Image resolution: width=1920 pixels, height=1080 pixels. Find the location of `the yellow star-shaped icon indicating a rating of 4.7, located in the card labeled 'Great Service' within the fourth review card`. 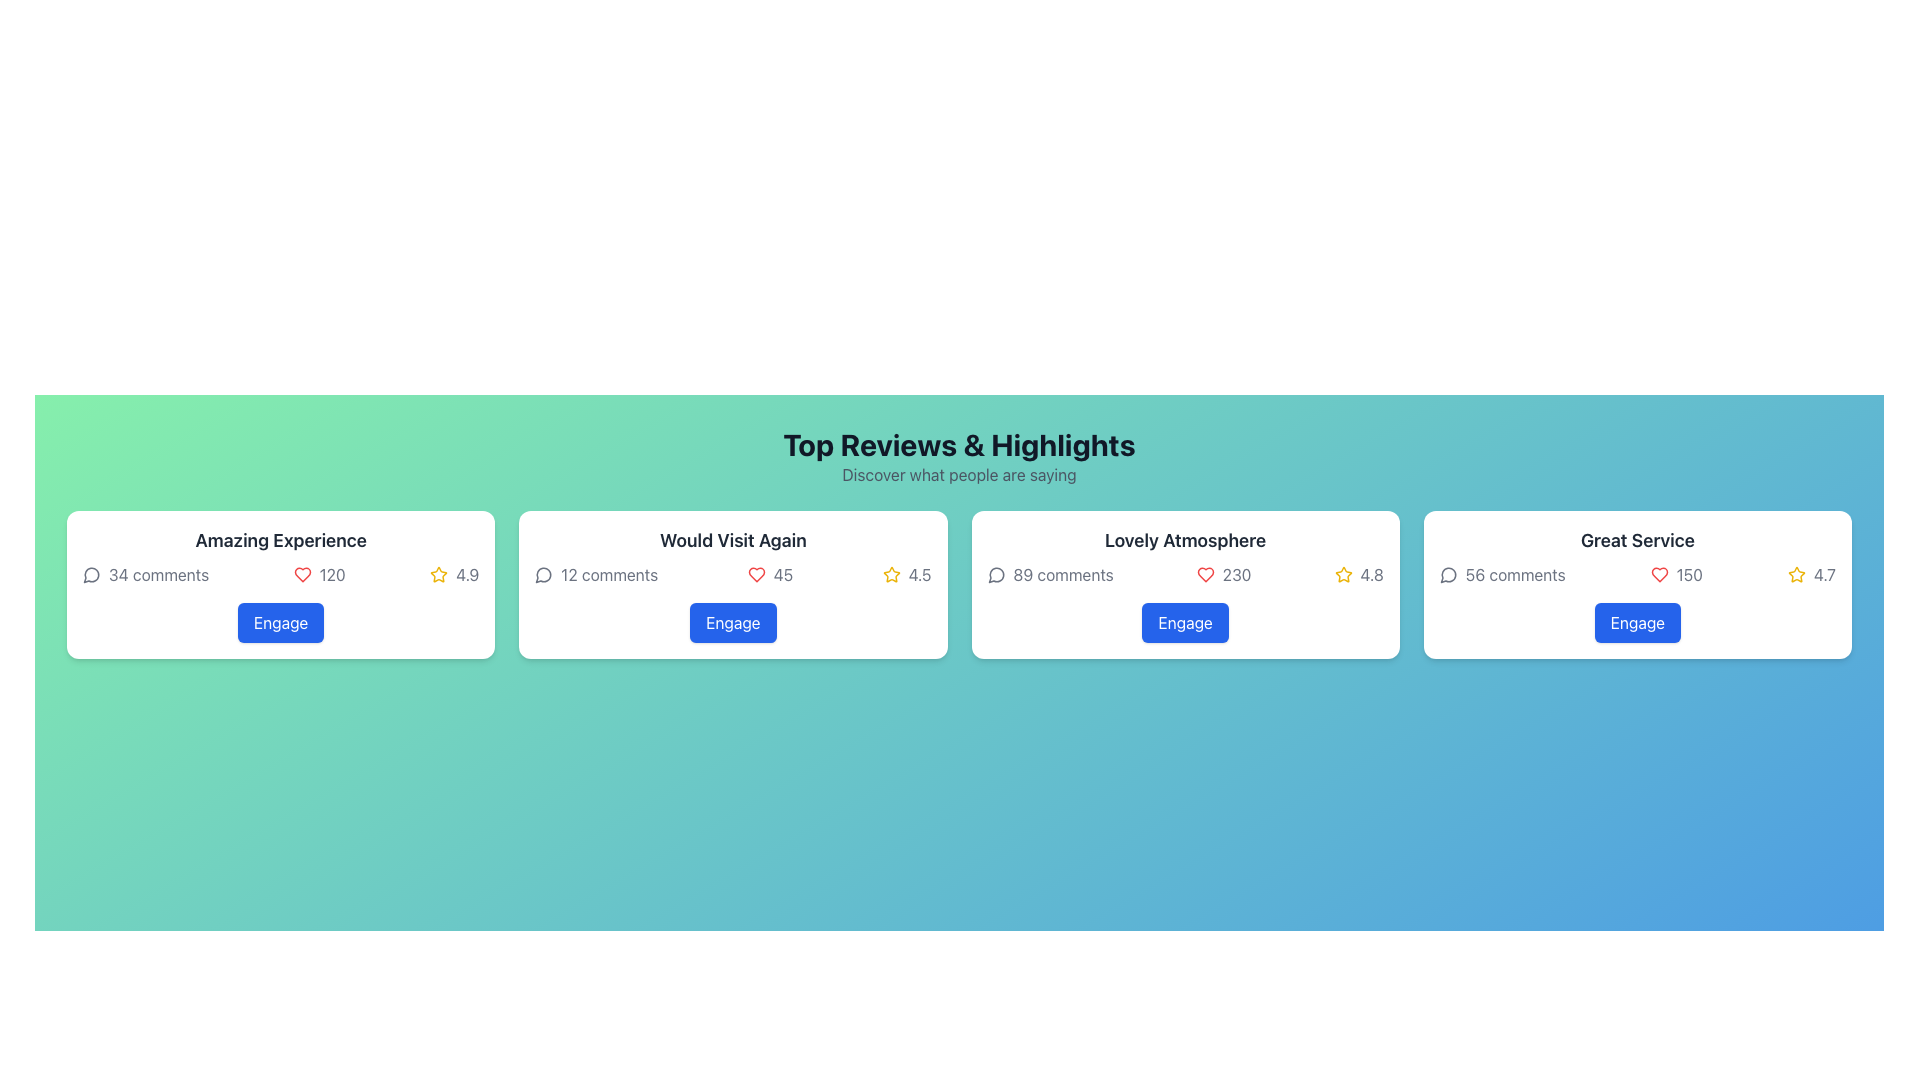

the yellow star-shaped icon indicating a rating of 4.7, located in the card labeled 'Great Service' within the fourth review card is located at coordinates (1796, 574).